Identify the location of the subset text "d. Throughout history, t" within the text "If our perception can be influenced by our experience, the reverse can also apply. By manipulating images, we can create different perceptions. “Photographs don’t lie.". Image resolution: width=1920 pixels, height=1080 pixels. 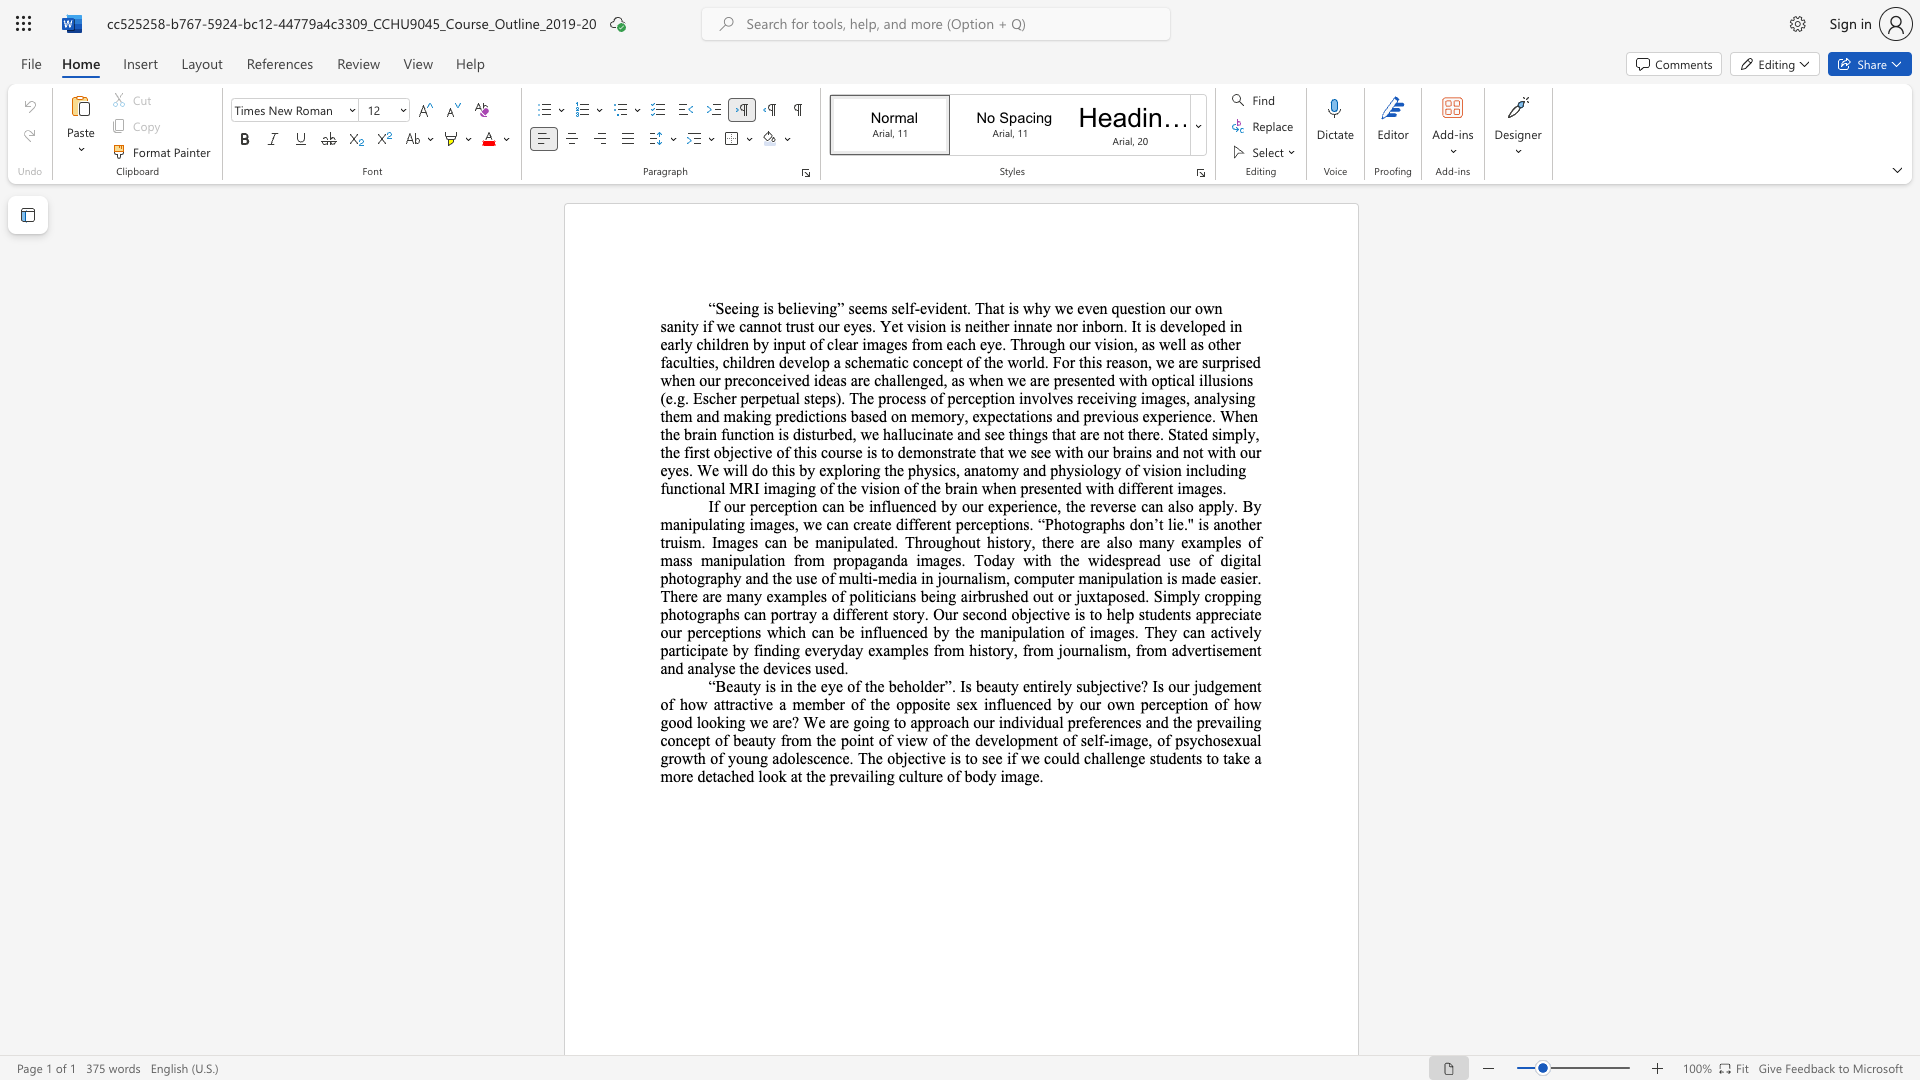
(885, 542).